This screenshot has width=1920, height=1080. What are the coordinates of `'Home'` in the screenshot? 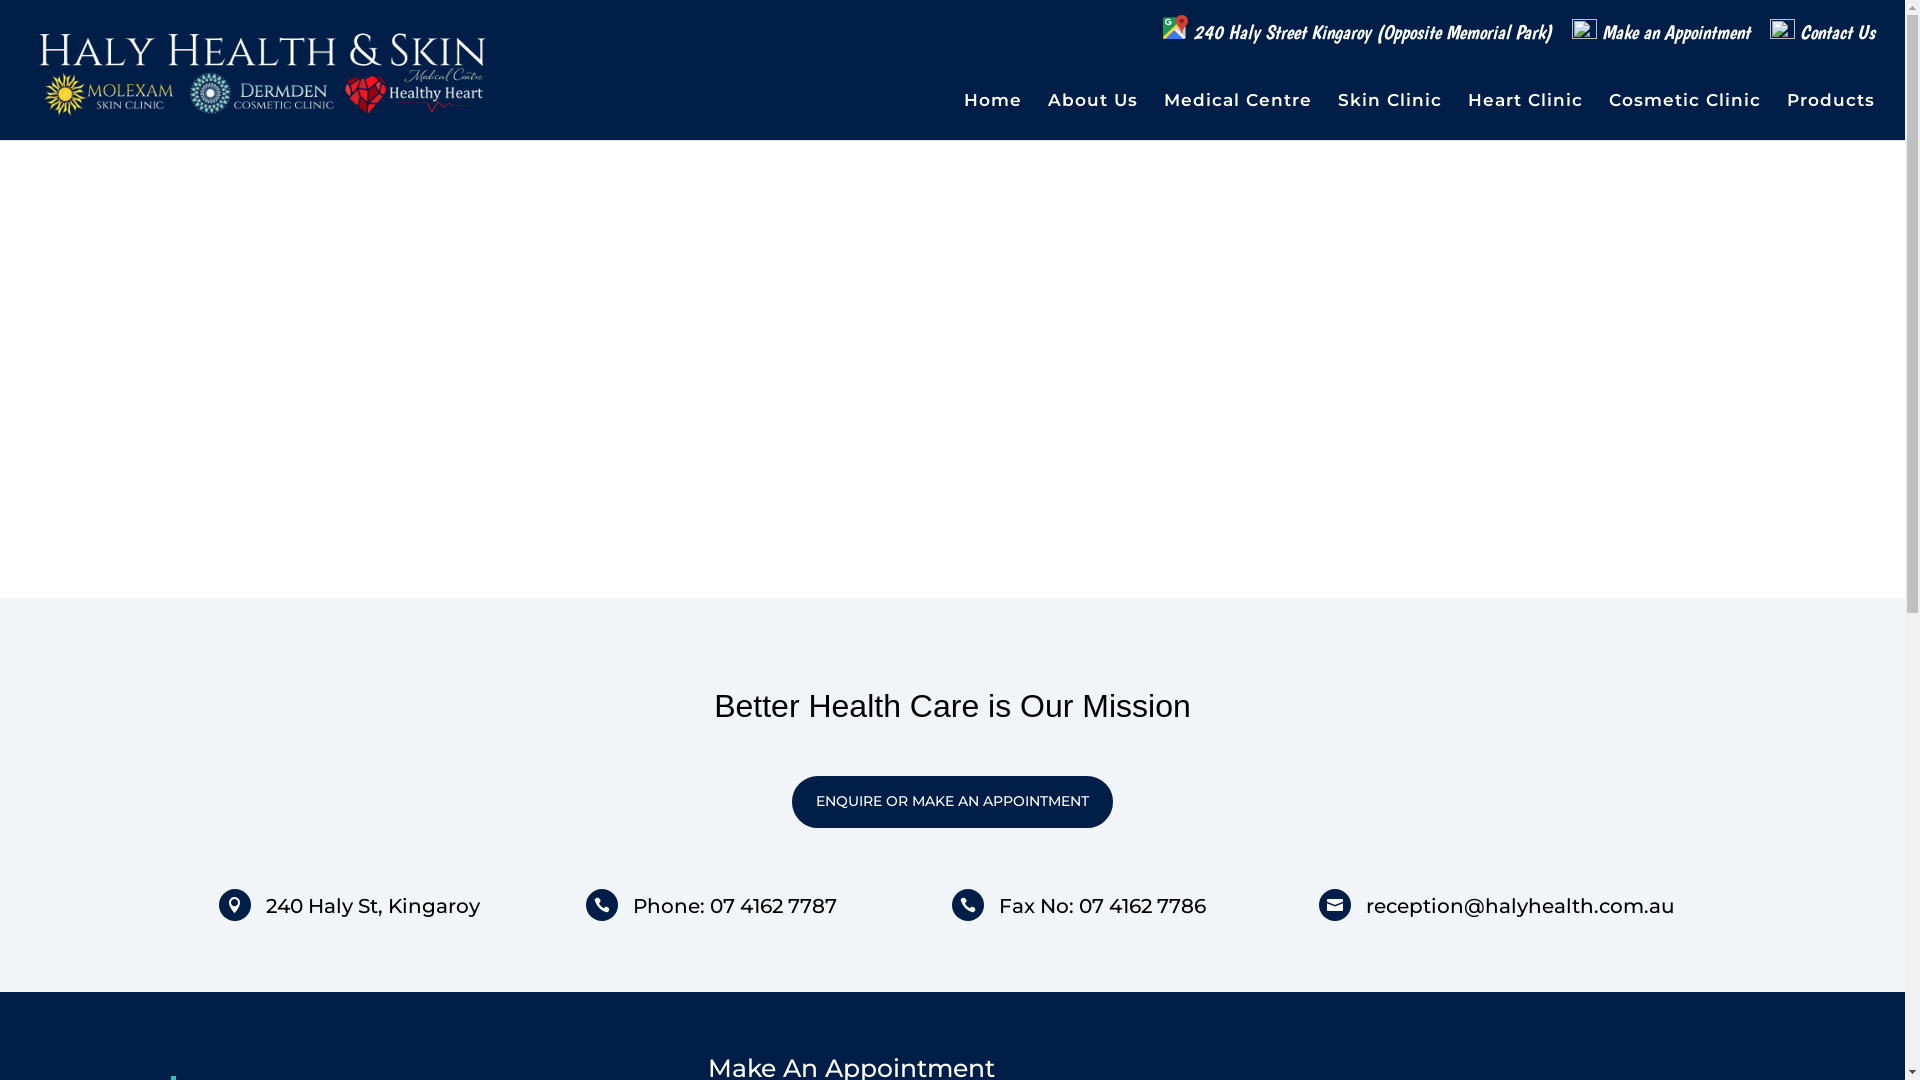 It's located at (993, 116).